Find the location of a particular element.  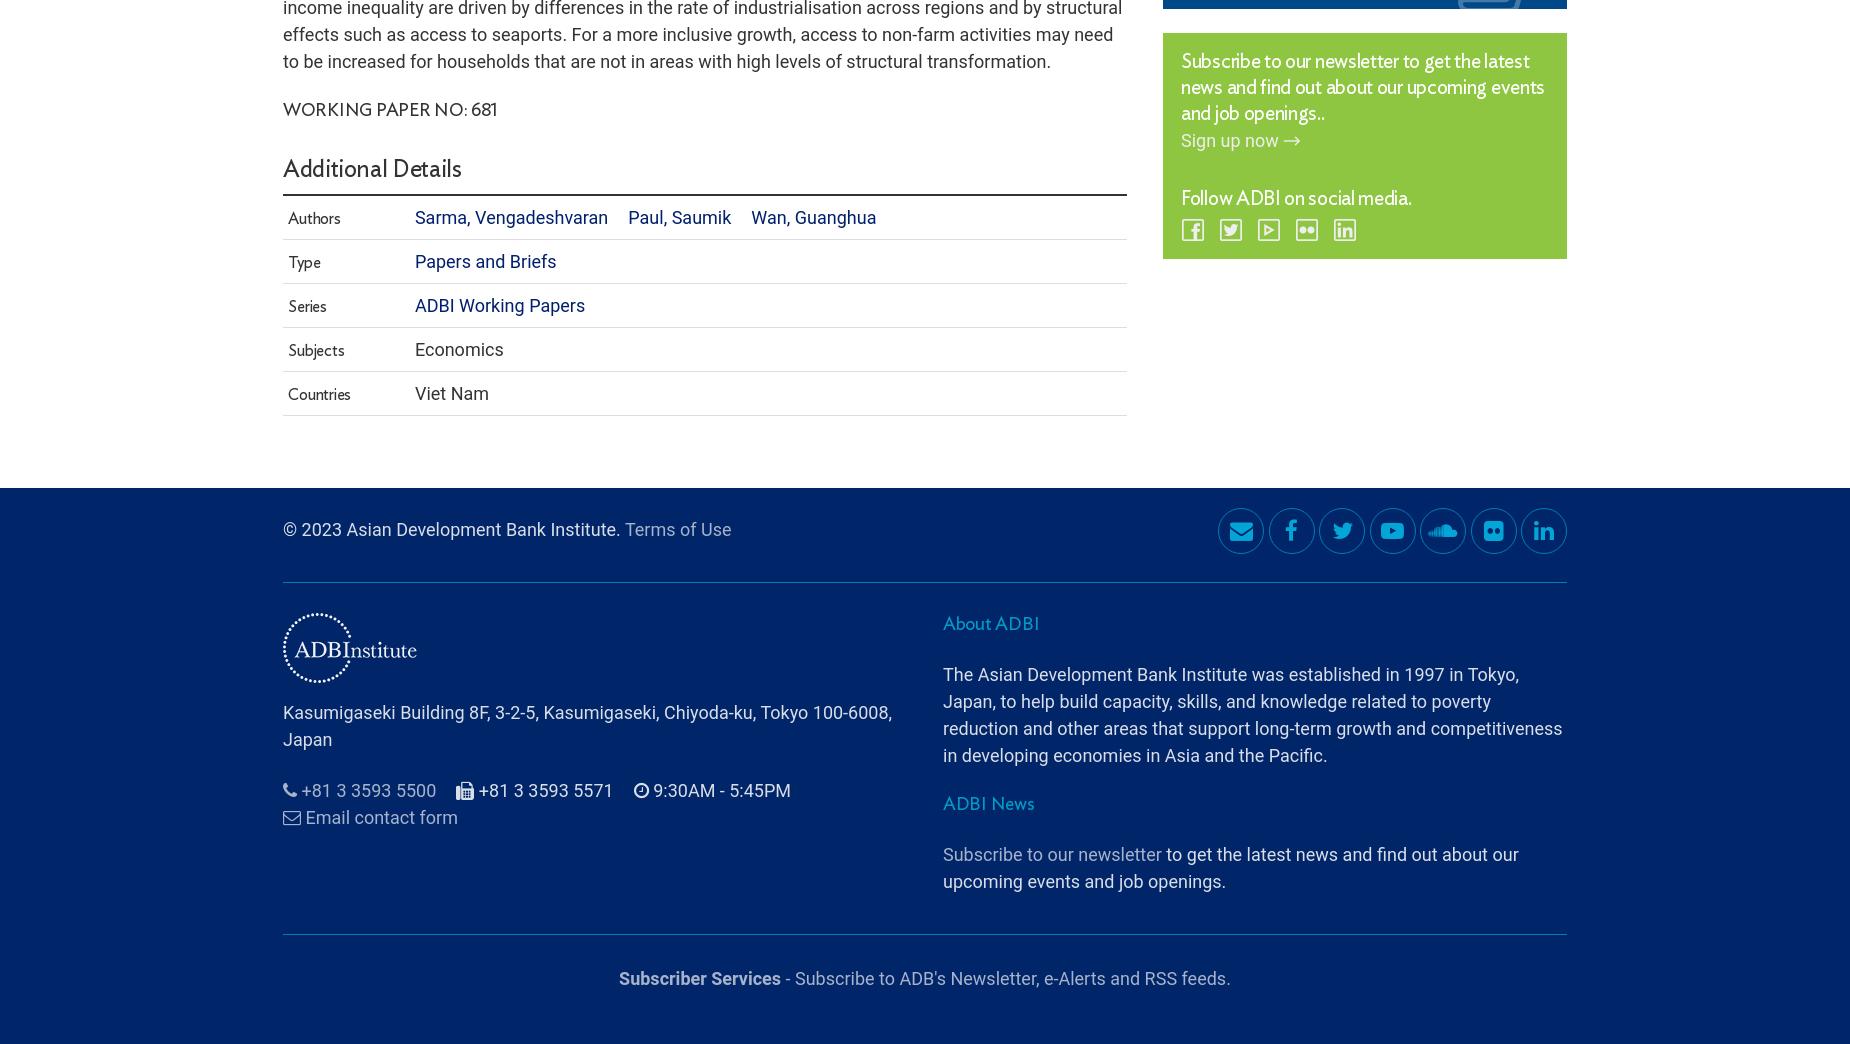

'Follow ADBI on social media.' is located at coordinates (1294, 142).